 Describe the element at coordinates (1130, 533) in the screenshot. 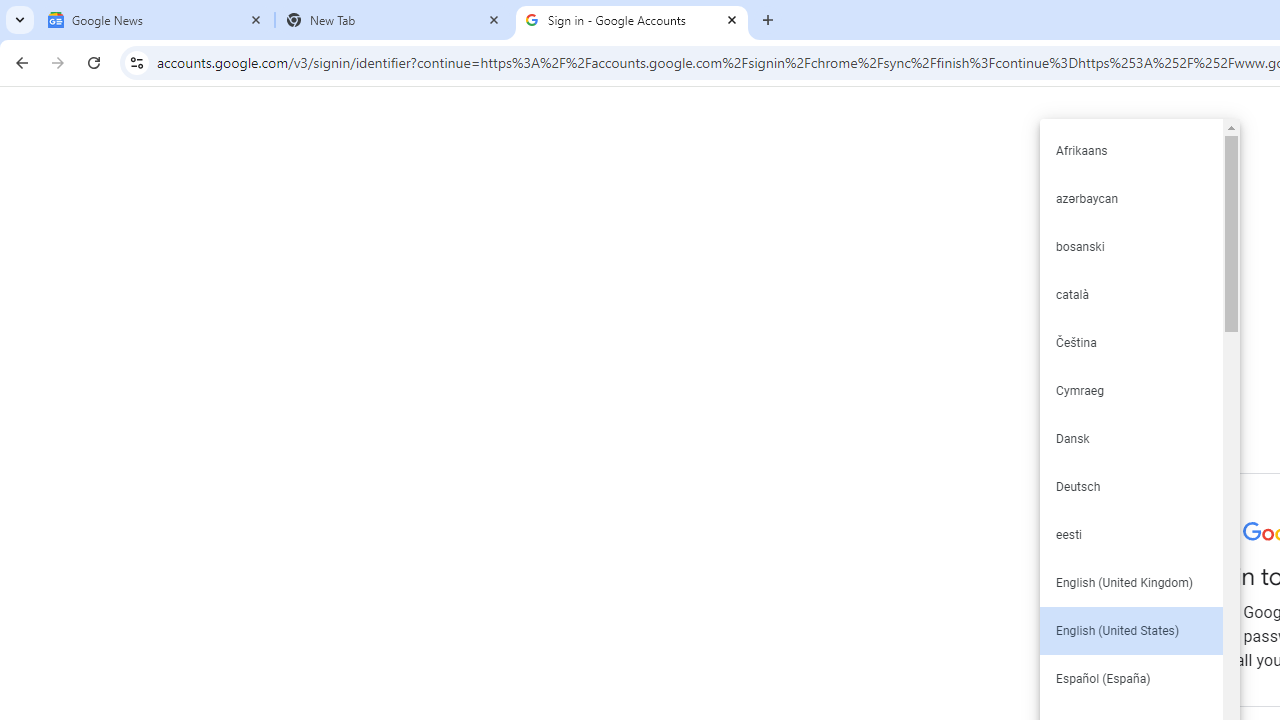

I see `'eesti'` at that location.